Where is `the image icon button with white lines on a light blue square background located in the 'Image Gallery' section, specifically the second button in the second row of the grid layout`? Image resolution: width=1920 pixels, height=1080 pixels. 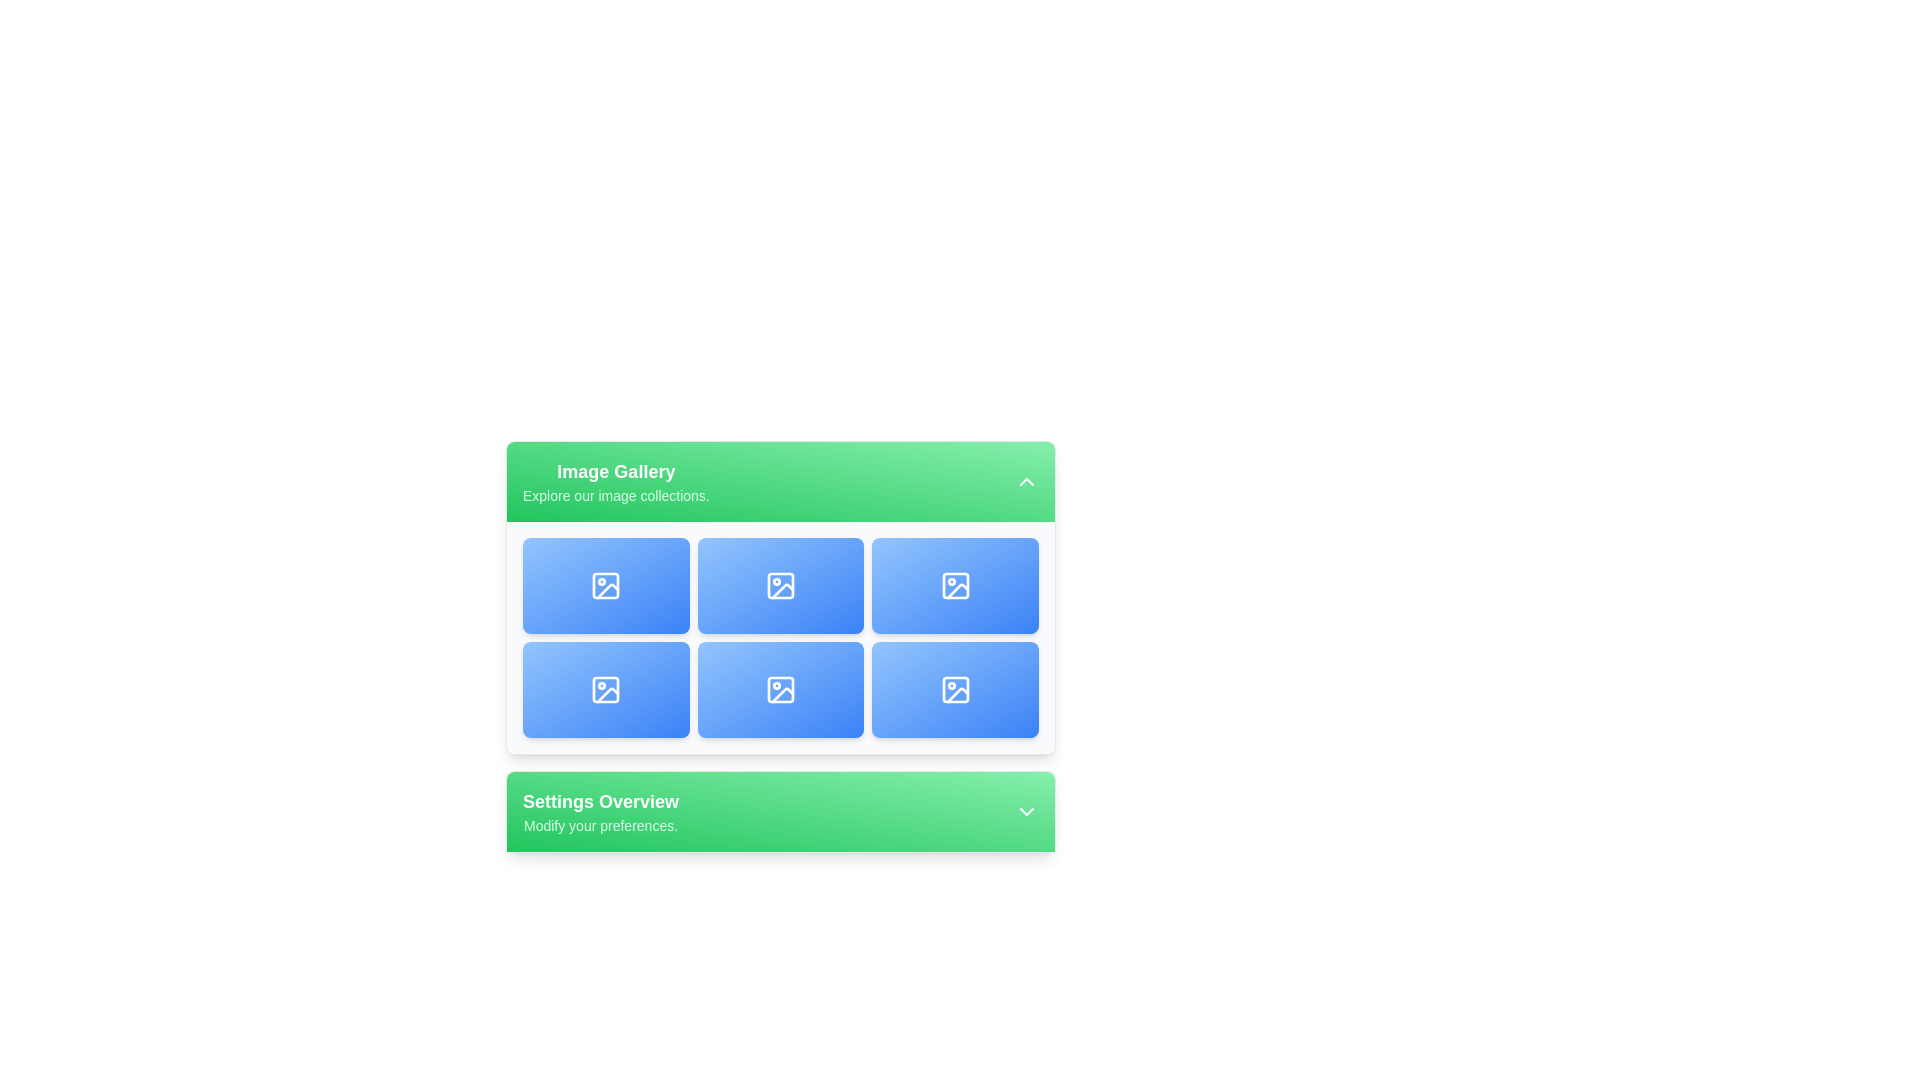
the image icon button with white lines on a light blue square background located in the 'Image Gallery' section, specifically the second button in the second row of the grid layout is located at coordinates (605, 689).